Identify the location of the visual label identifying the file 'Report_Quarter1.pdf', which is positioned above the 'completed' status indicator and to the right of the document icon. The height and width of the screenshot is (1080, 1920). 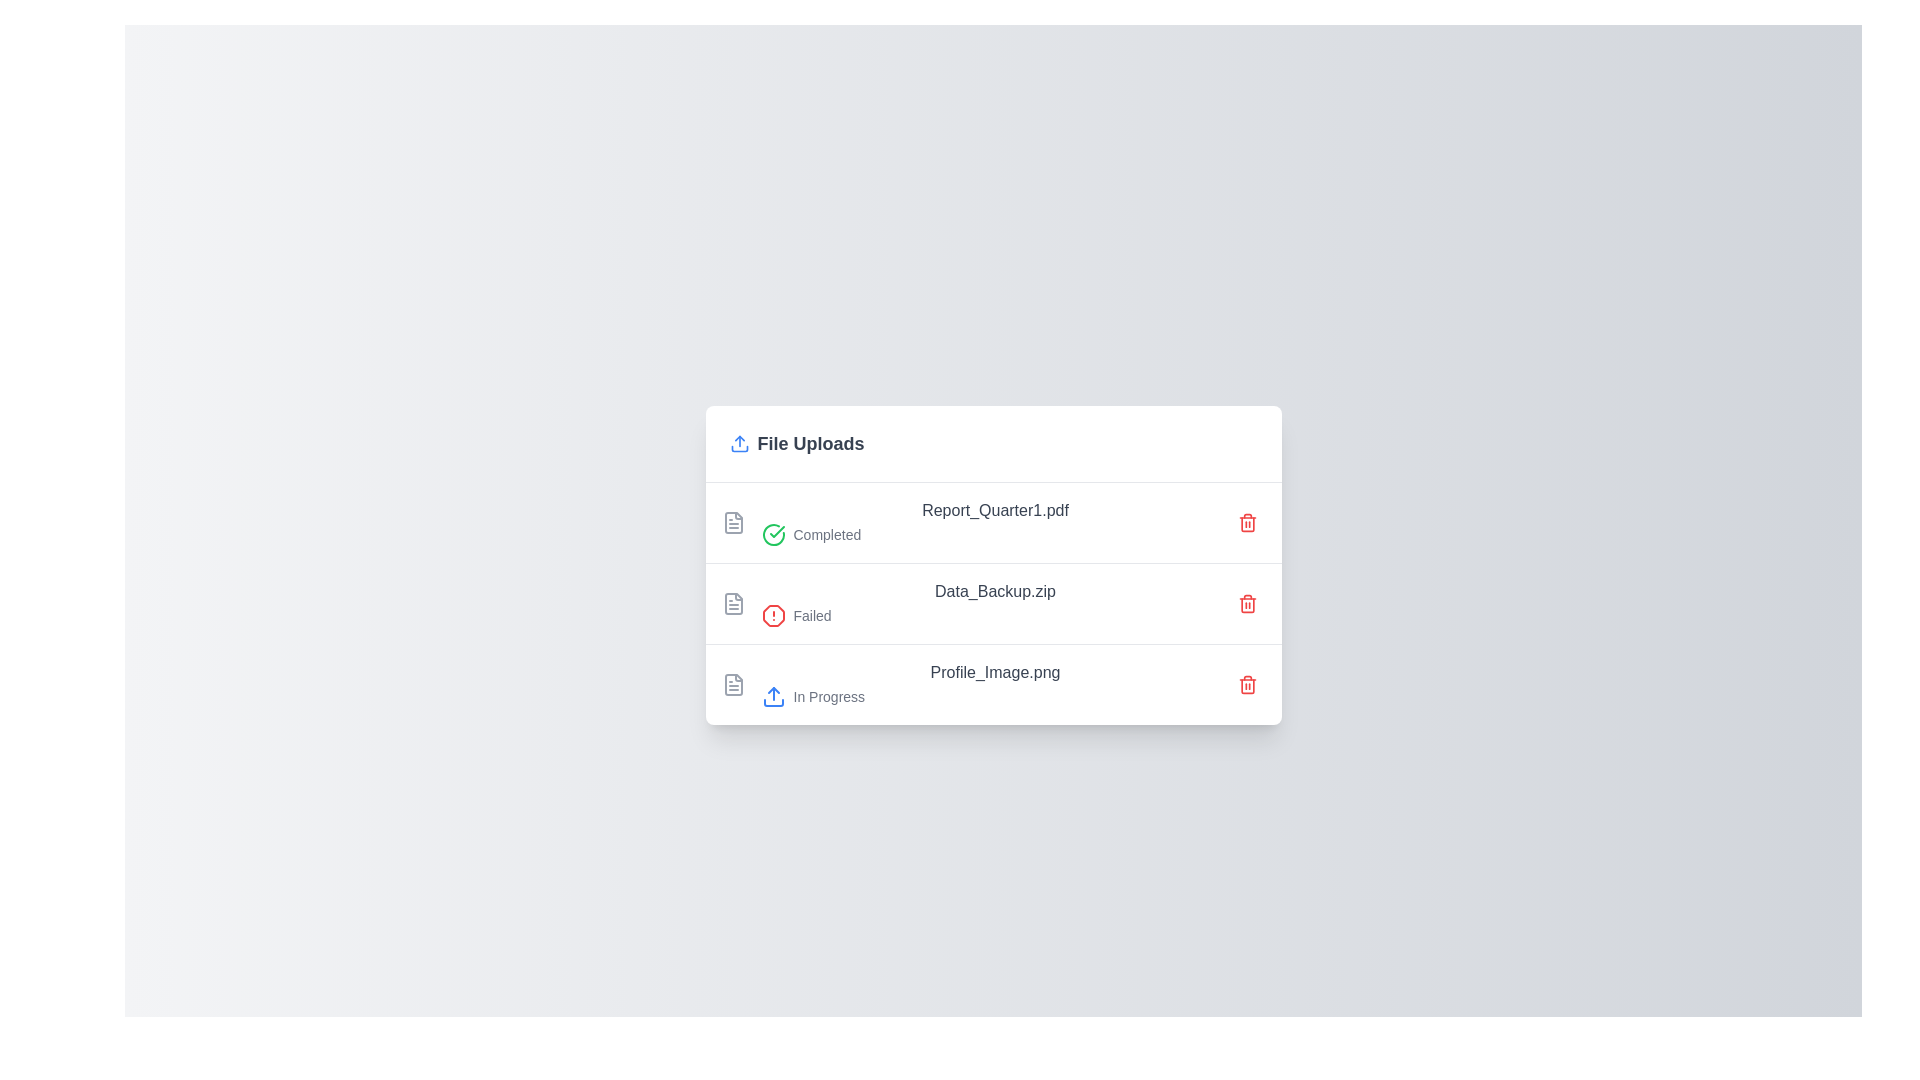
(995, 509).